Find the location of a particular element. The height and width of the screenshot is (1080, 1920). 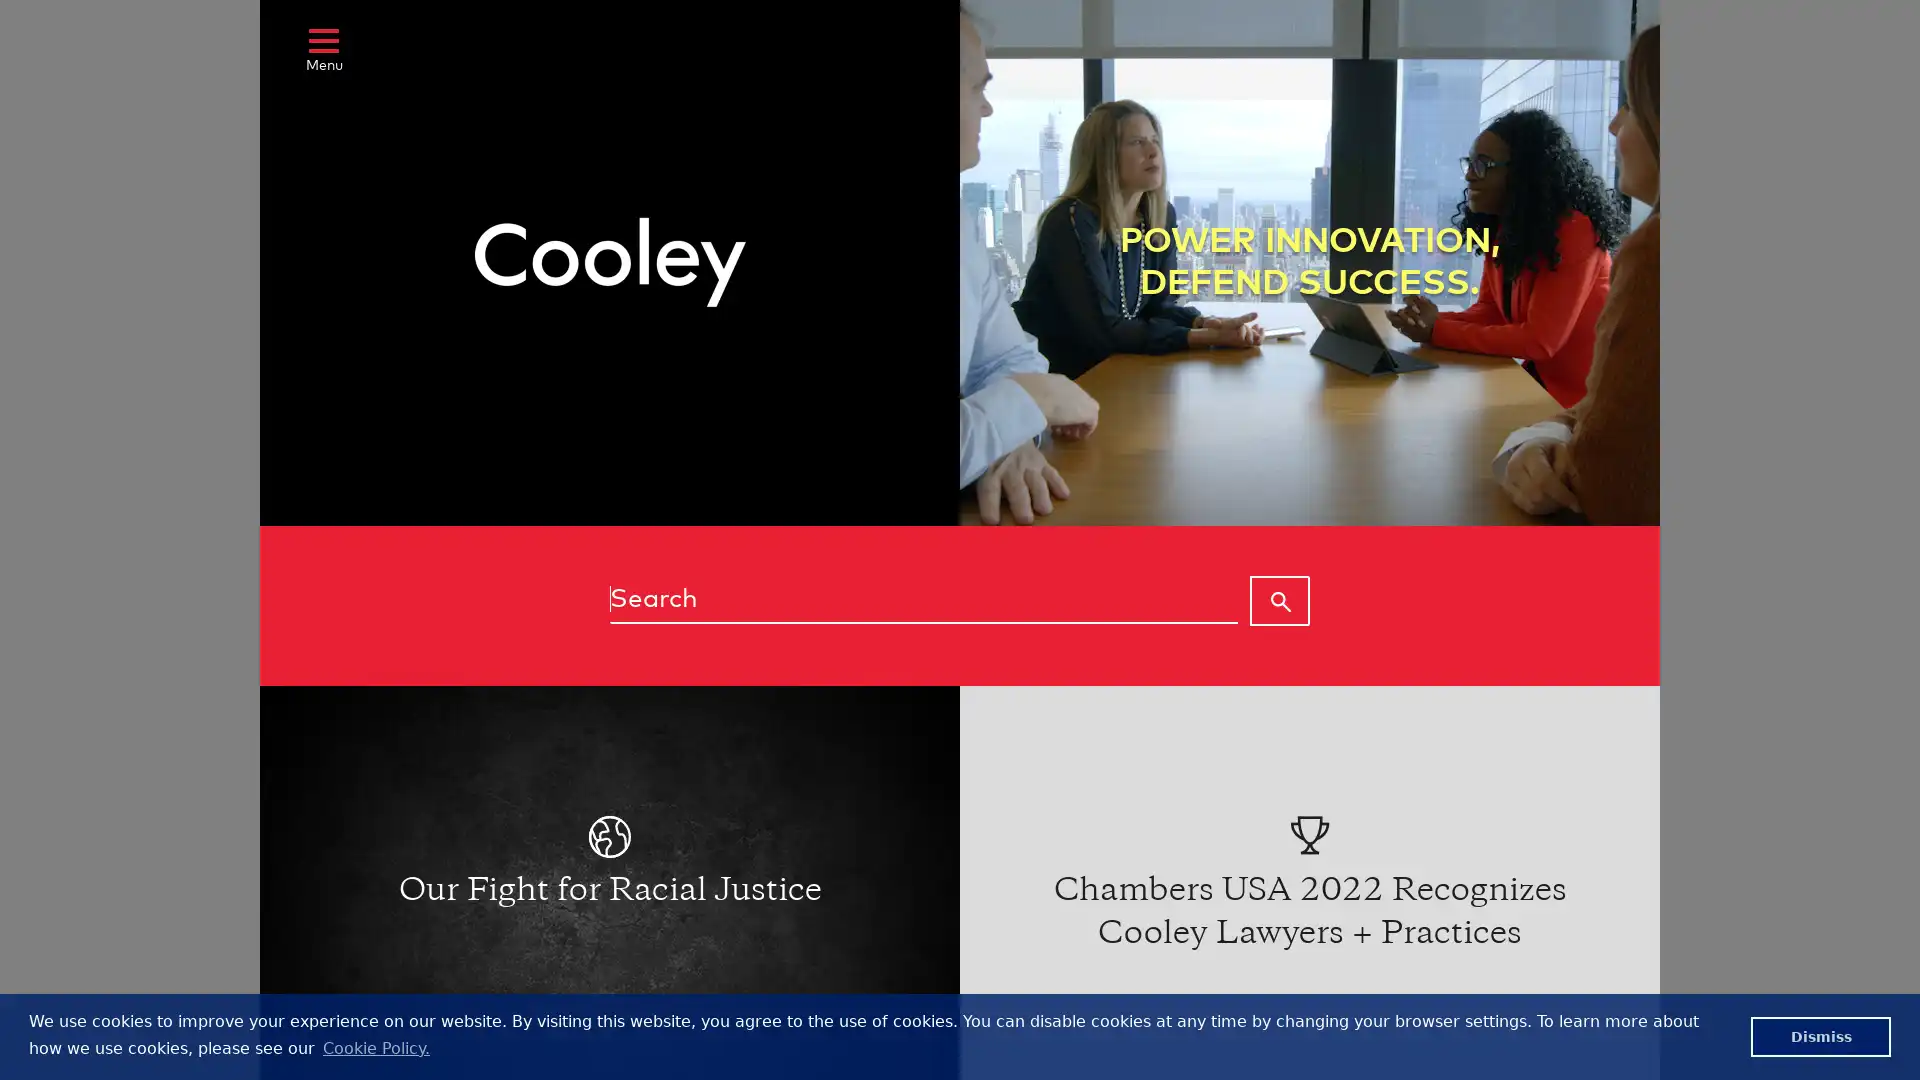

learn more about cookies is located at coordinates (375, 1047).